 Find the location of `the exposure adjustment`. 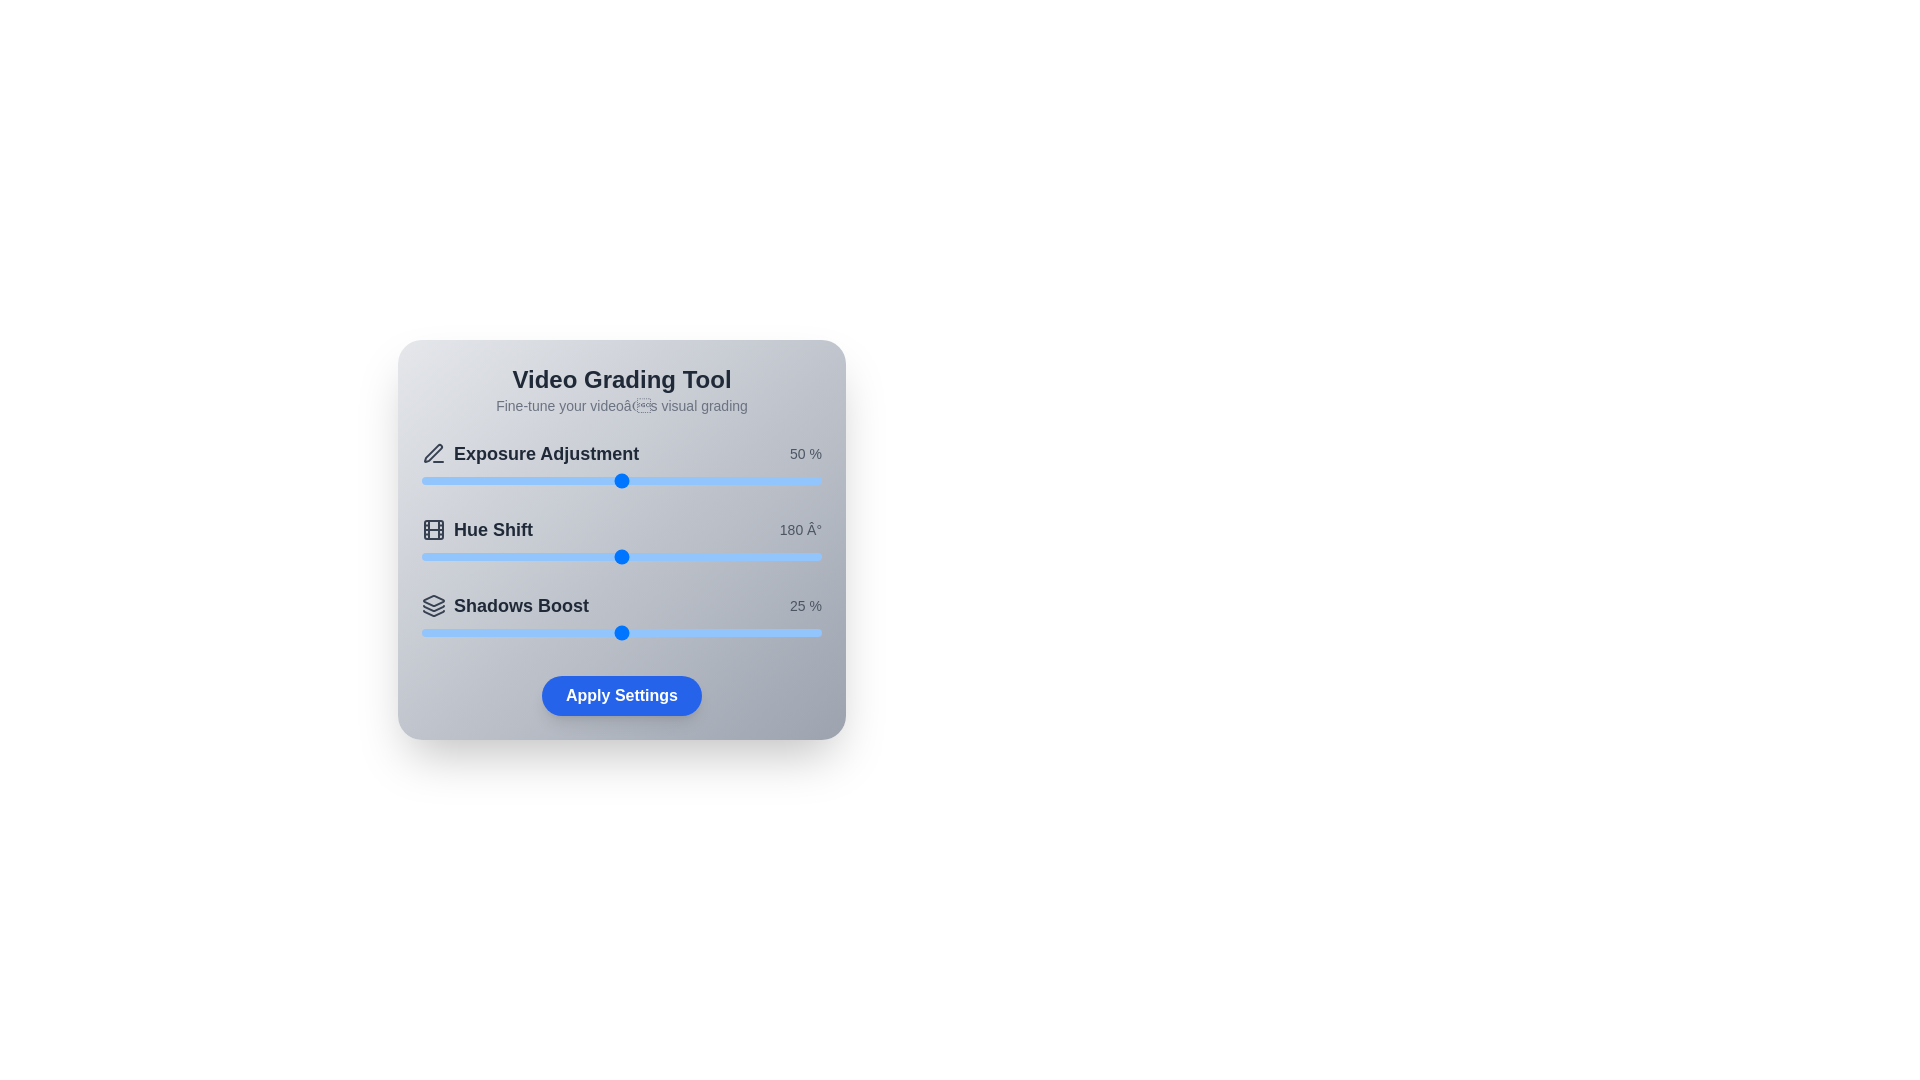

the exposure adjustment is located at coordinates (456, 481).